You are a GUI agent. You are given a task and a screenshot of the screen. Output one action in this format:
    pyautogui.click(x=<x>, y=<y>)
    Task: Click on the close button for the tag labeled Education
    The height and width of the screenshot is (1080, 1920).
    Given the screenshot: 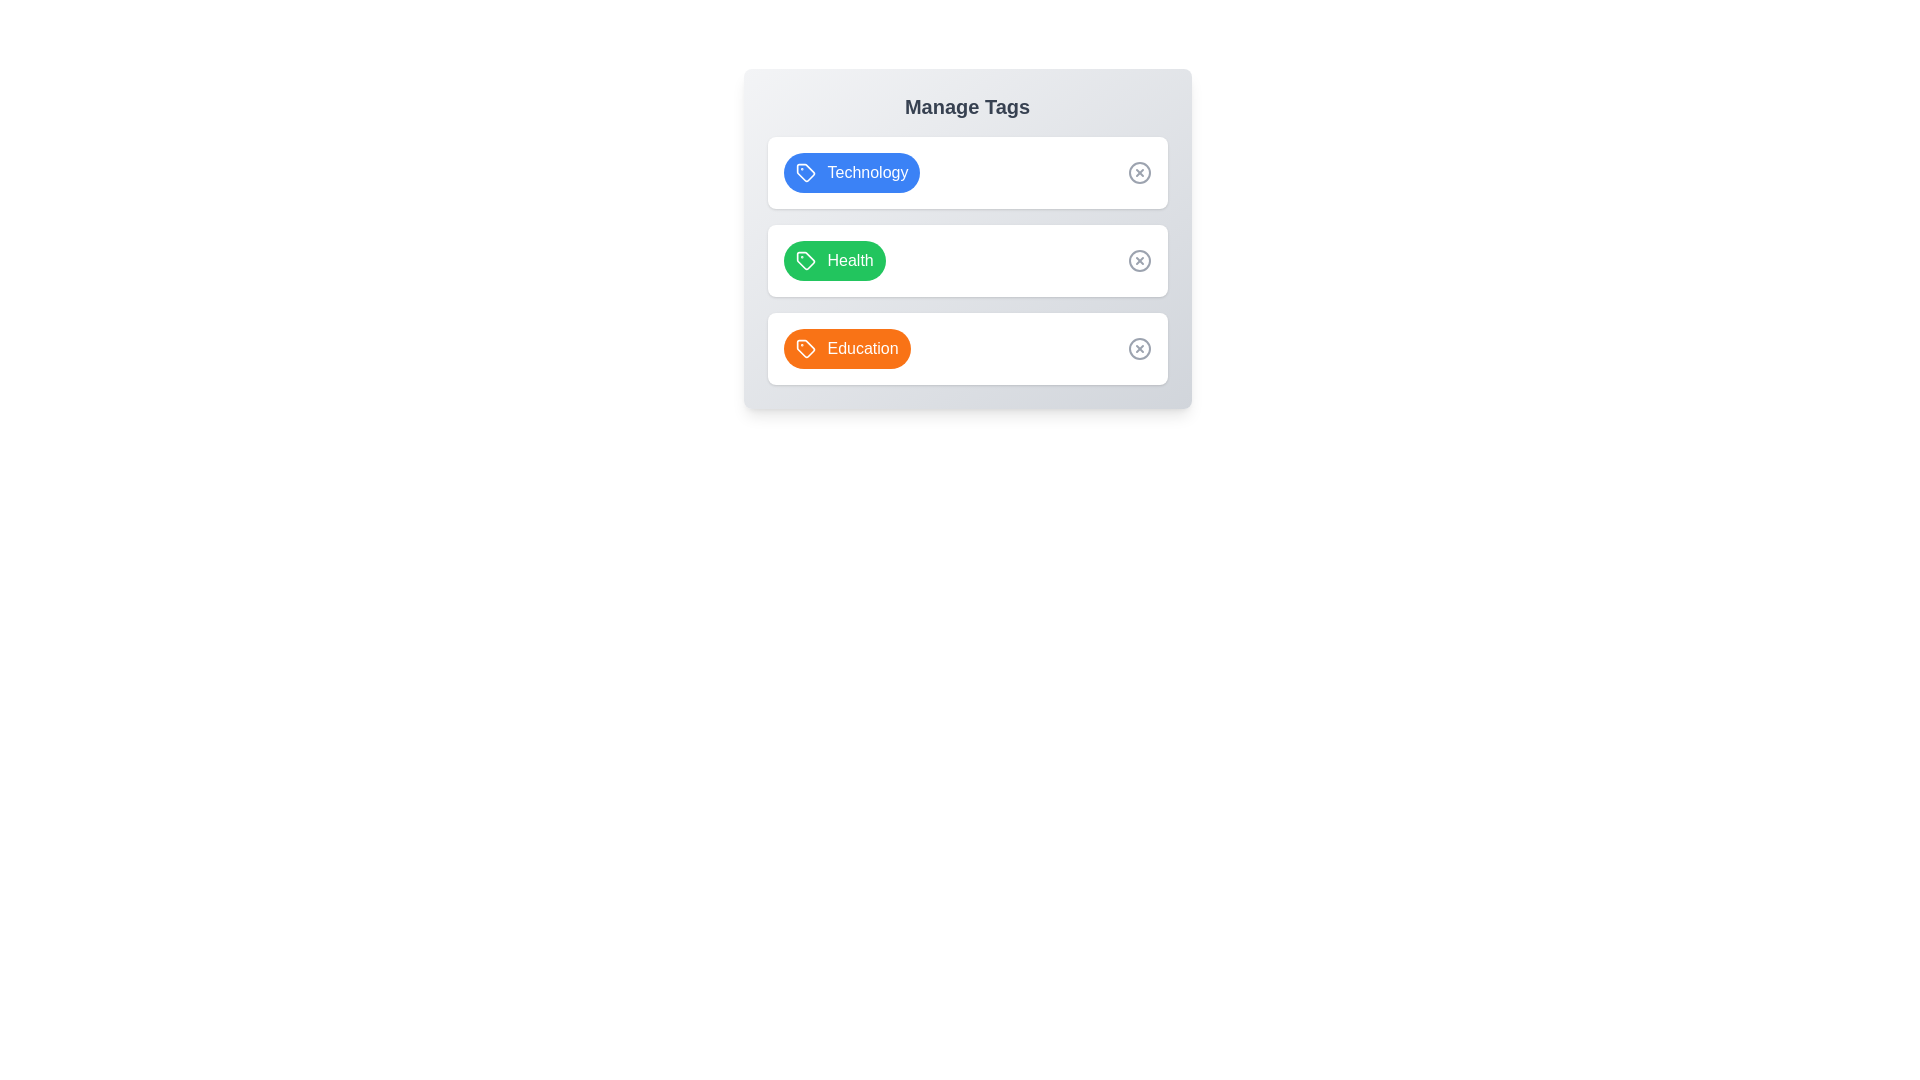 What is the action you would take?
    pyautogui.click(x=1139, y=347)
    